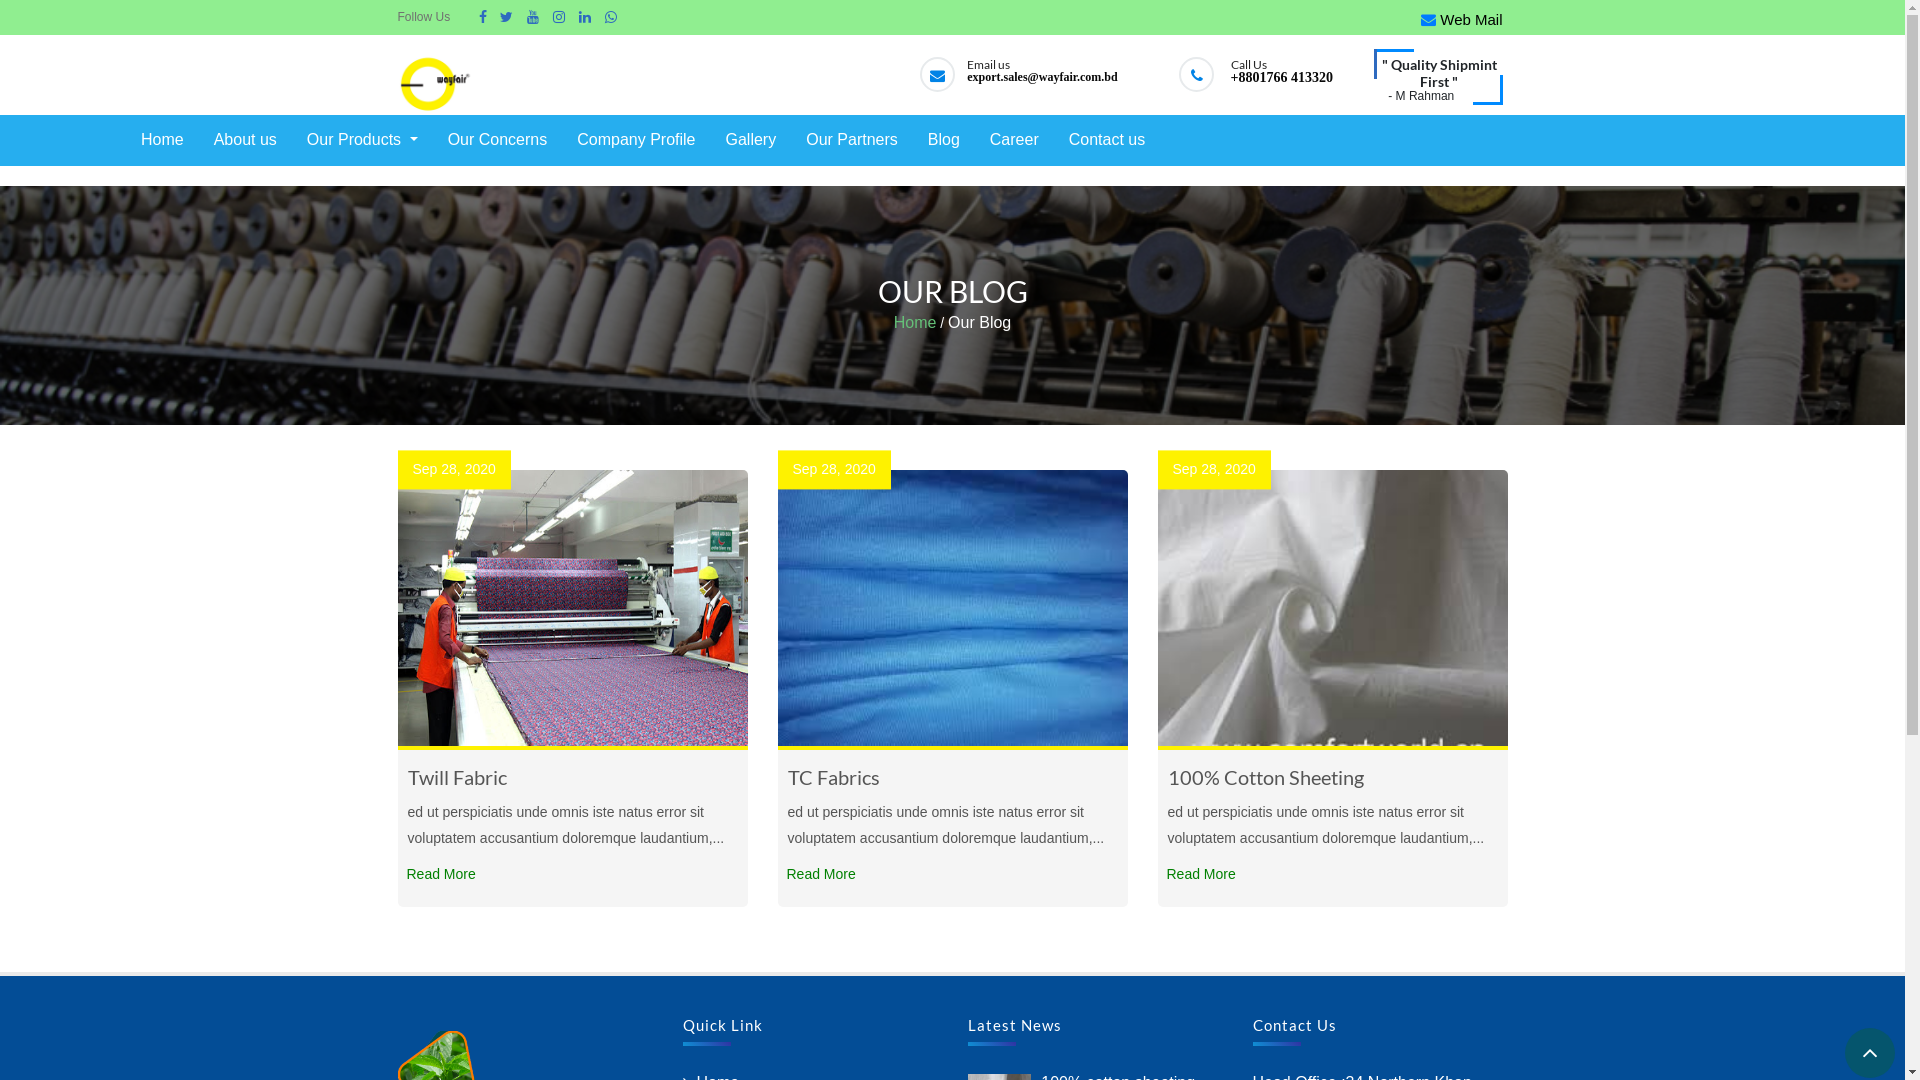  I want to click on 'Home', so click(134, 139).